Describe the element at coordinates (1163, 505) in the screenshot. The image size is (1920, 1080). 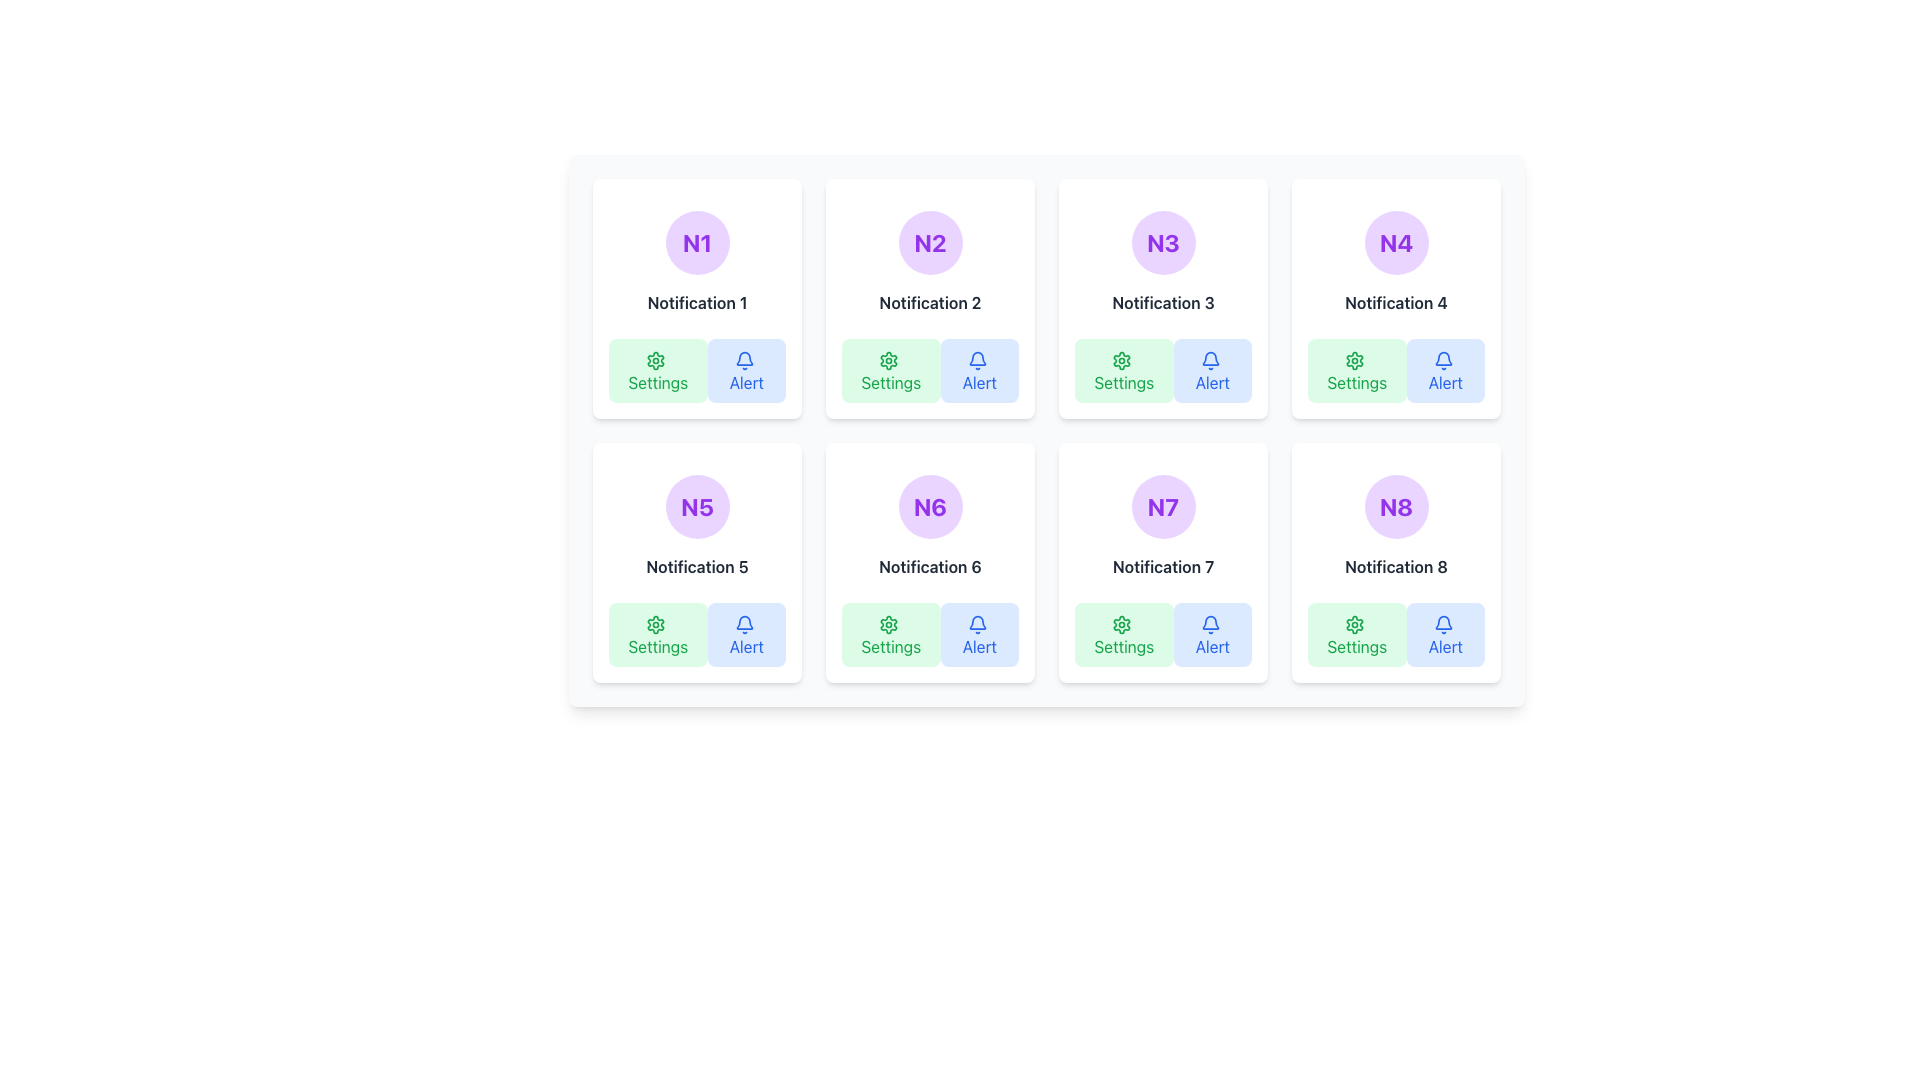
I see `the text label representing the identifier 'N7', located in the second row and third column of the grid layout, above the 'Notification 7' label and the 'Settings' and 'Alert' buttons` at that location.